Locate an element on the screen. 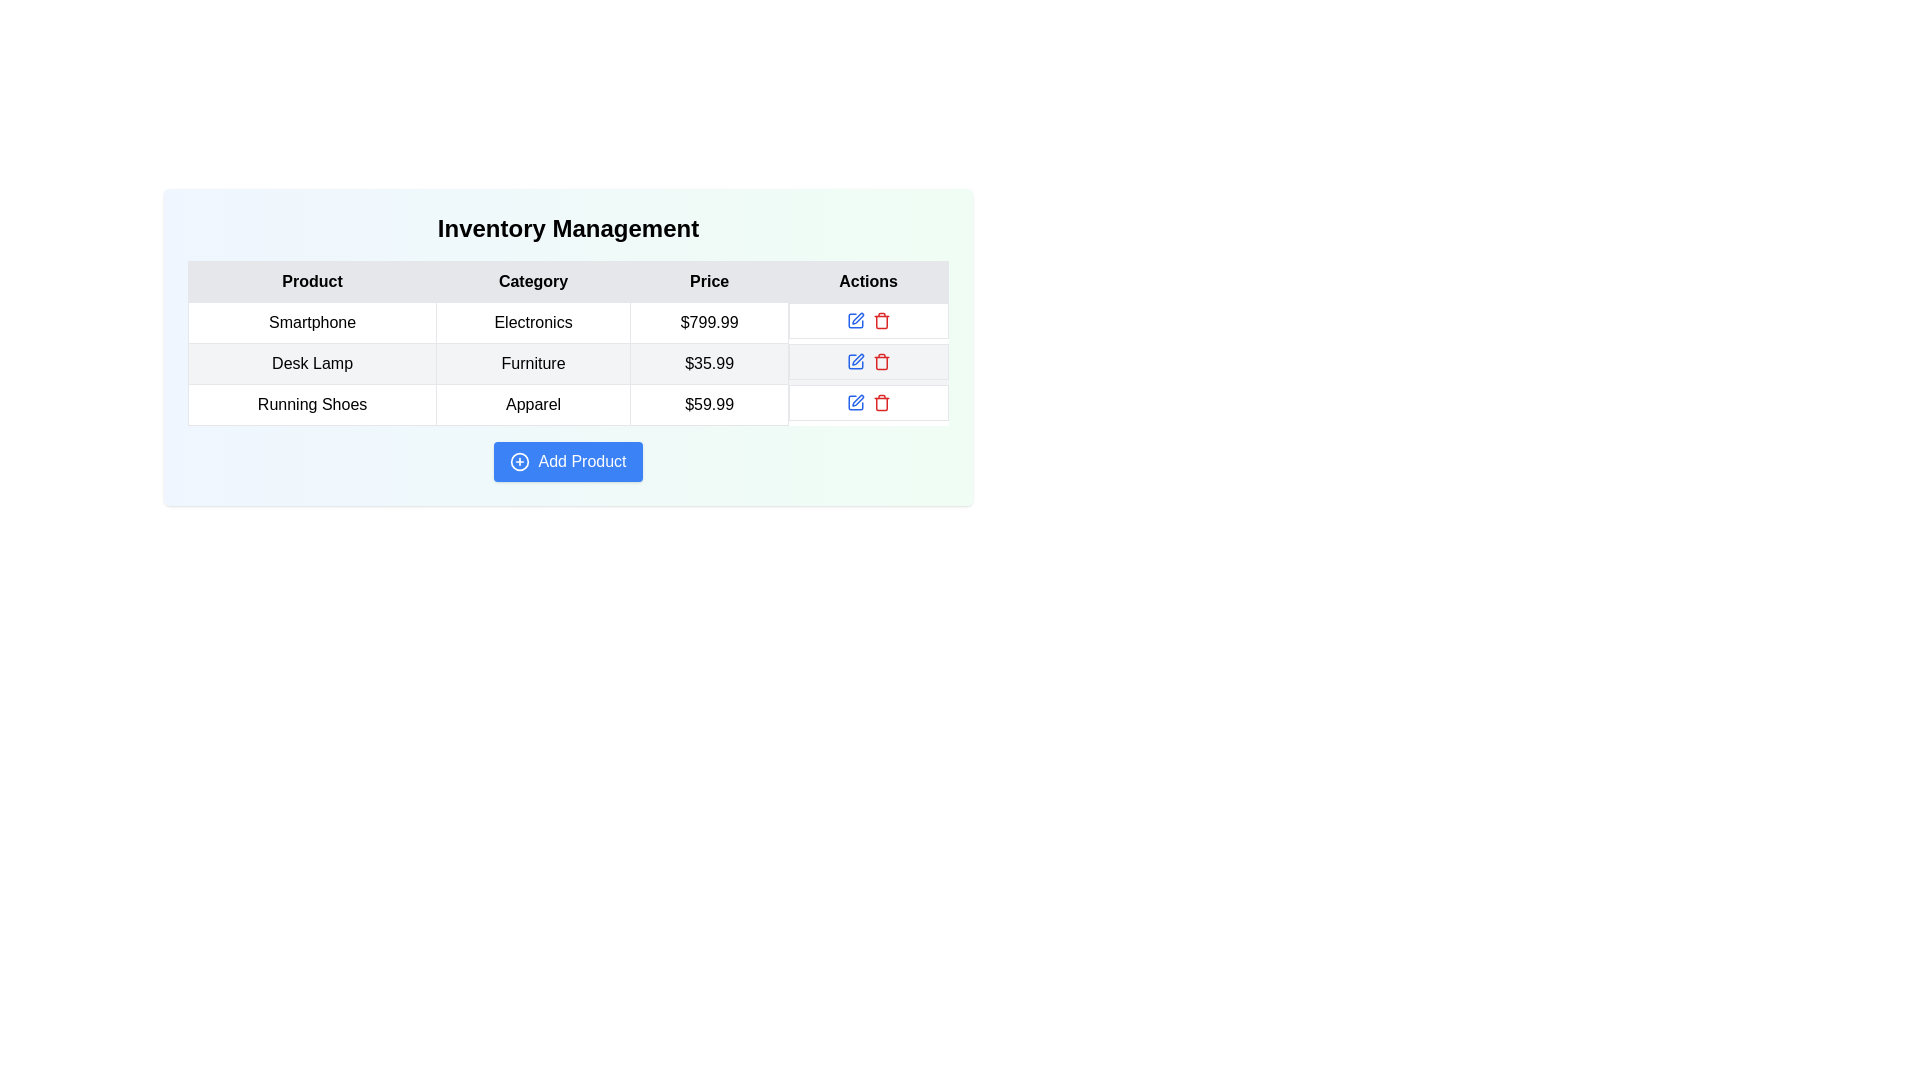  on the first row of the 'Category' column in the 'Inventory Management' table is located at coordinates (567, 346).